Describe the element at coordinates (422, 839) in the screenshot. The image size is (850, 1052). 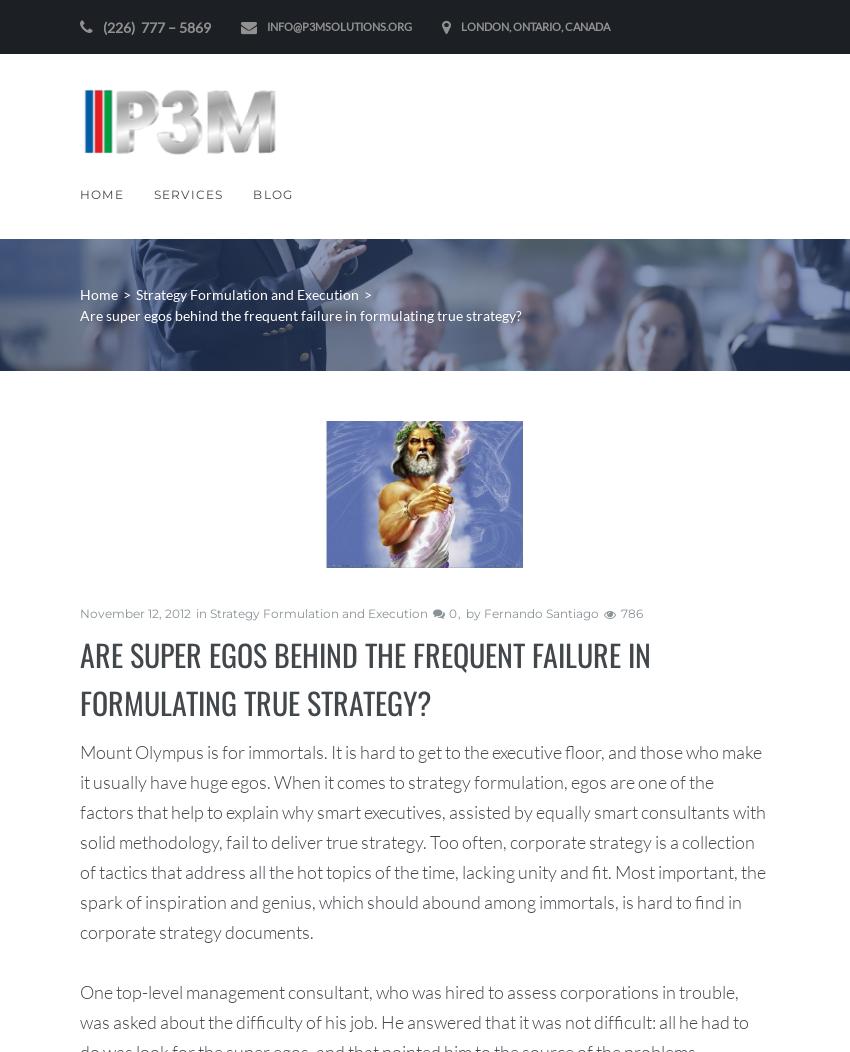
I see `'Mount Olympus is for immortals. It is hard to get to the executive floor, and those who make it usually have huge egos. When it comes to strategy formulation, egos are one of the factors that help to explain why smart executives, assisted by equally smart consultants with solid methodology, fail to deliver true strategy. Too often, corporate strategy is a collection of tactics that address all the hot topics of the time, lacking unity and fit. Most important, the spark of inspiration and genius, which should abound among immortals, is hard to find in corporate strategy documents.'` at that location.